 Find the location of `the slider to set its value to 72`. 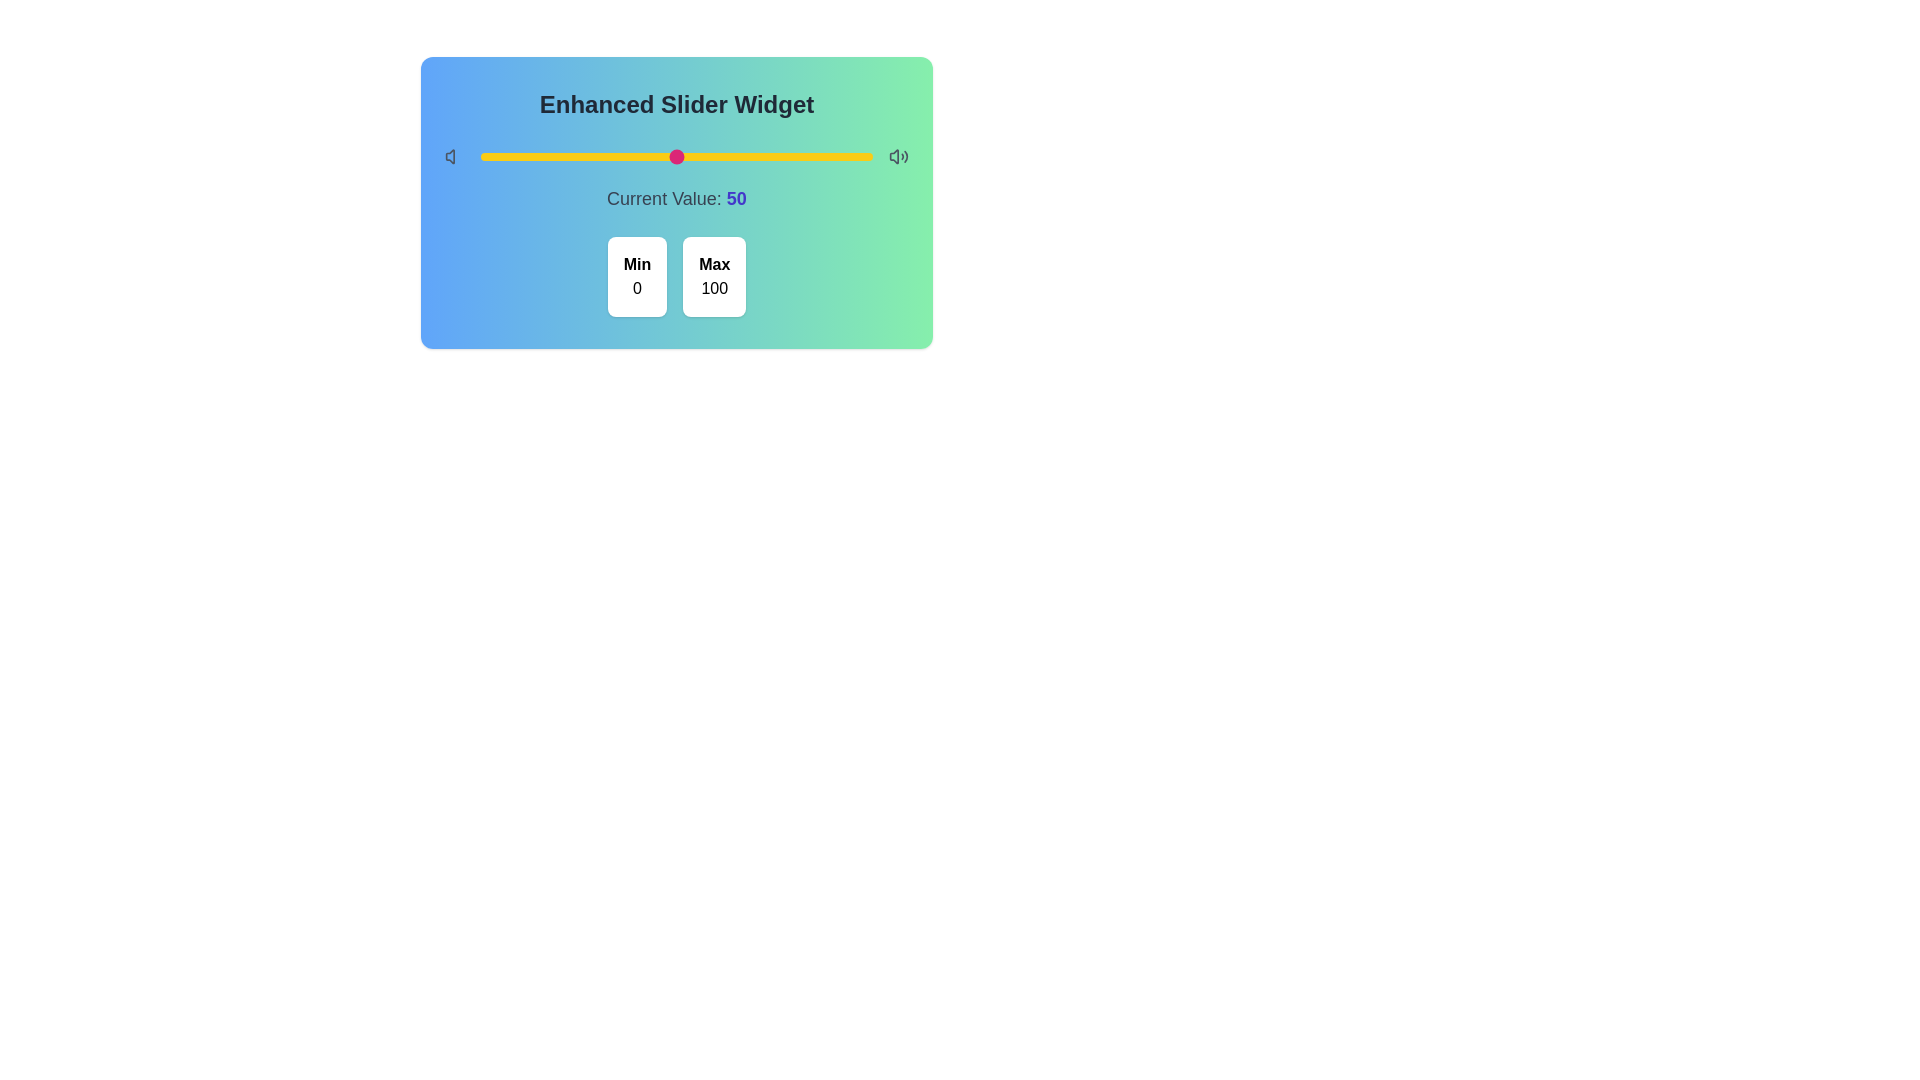

the slider to set its value to 72 is located at coordinates (762, 156).